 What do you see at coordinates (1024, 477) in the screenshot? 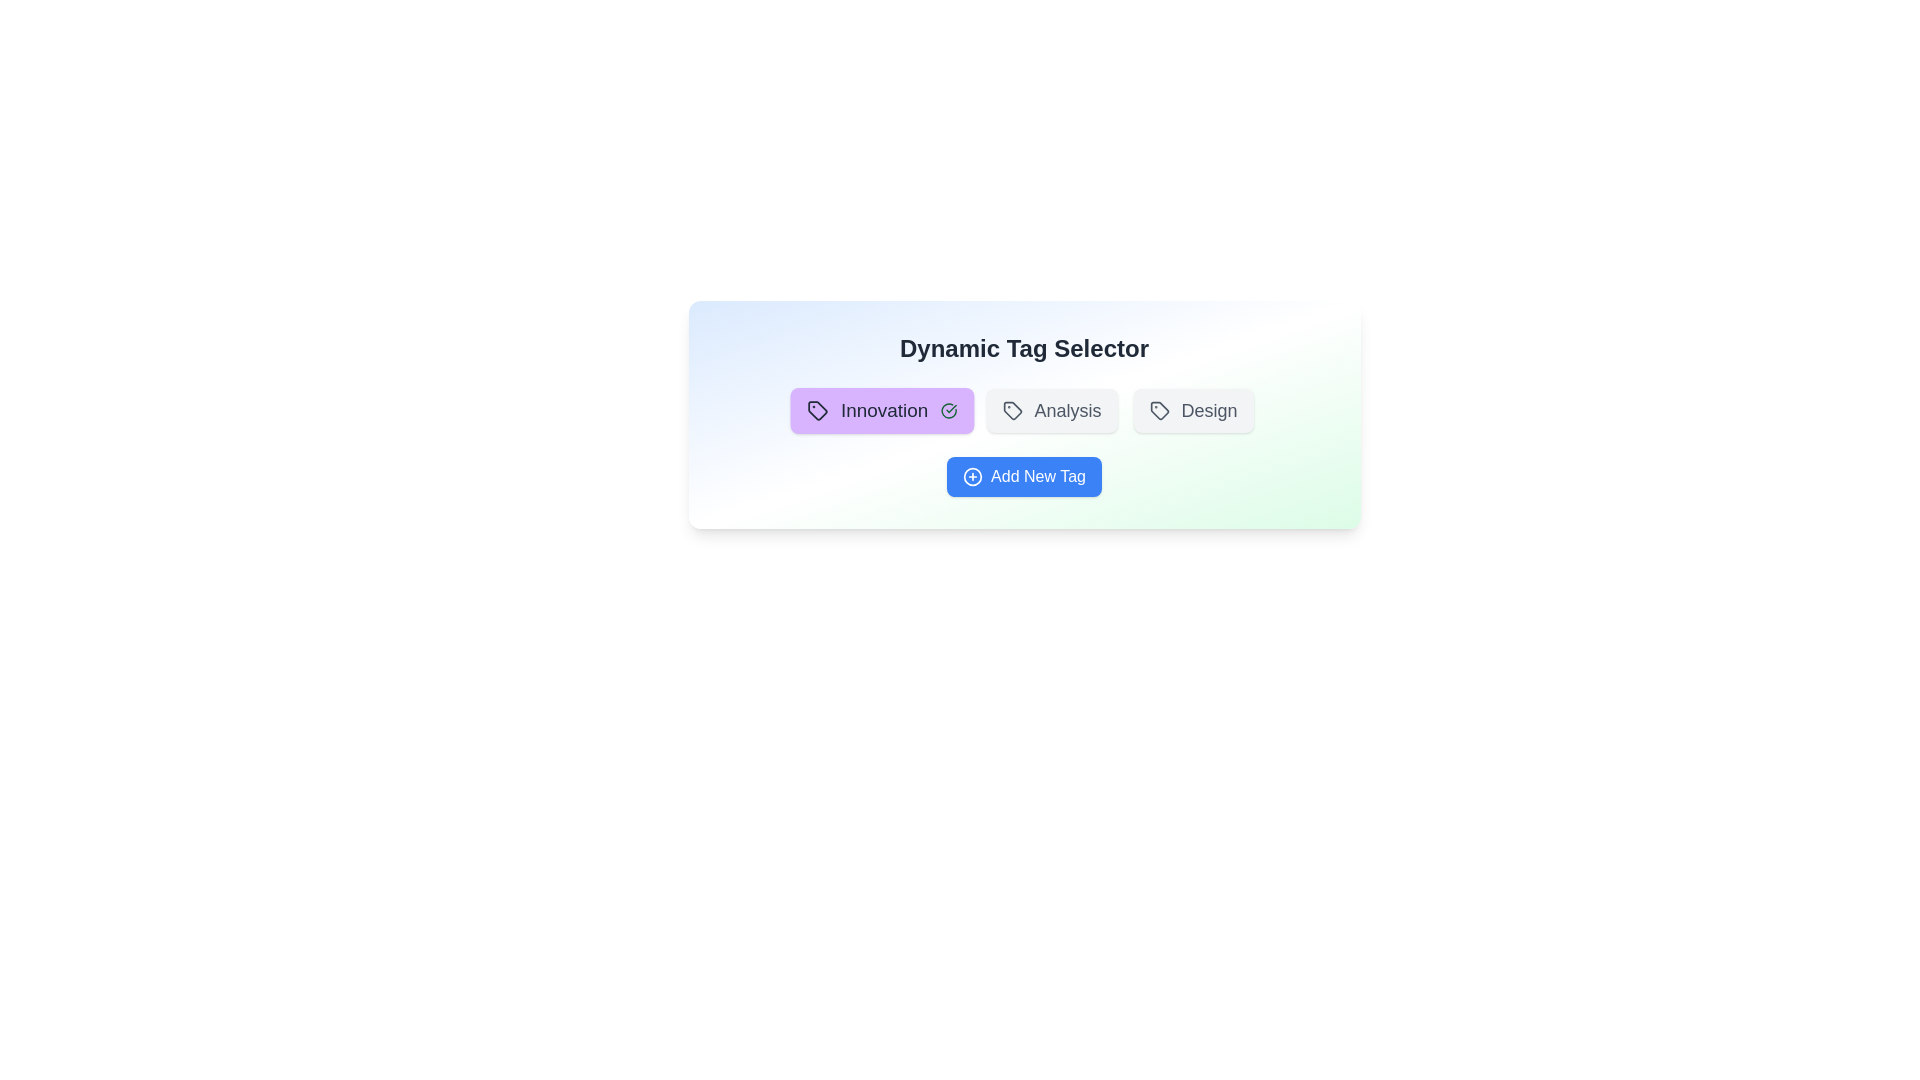
I see `'Add New Tag' button` at bounding box center [1024, 477].